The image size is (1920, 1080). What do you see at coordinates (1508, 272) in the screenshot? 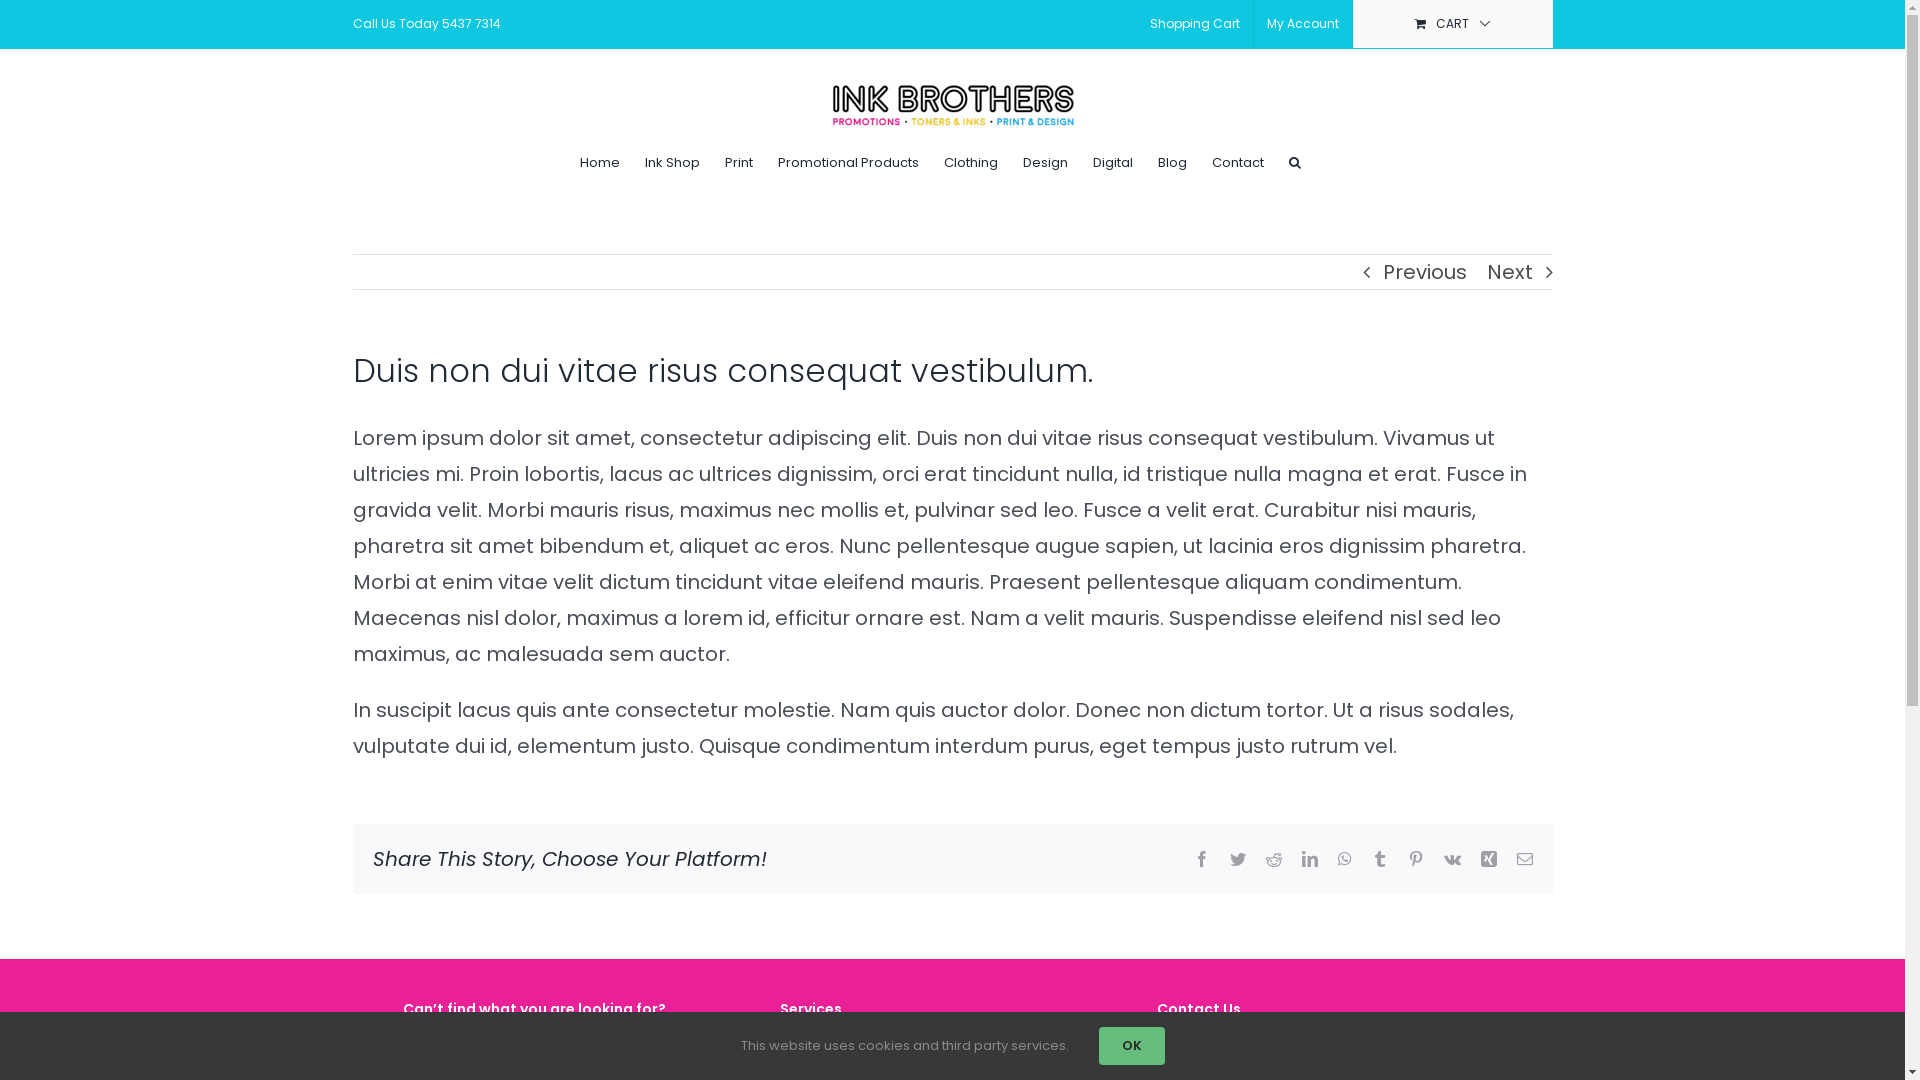
I see `'Next'` at bounding box center [1508, 272].